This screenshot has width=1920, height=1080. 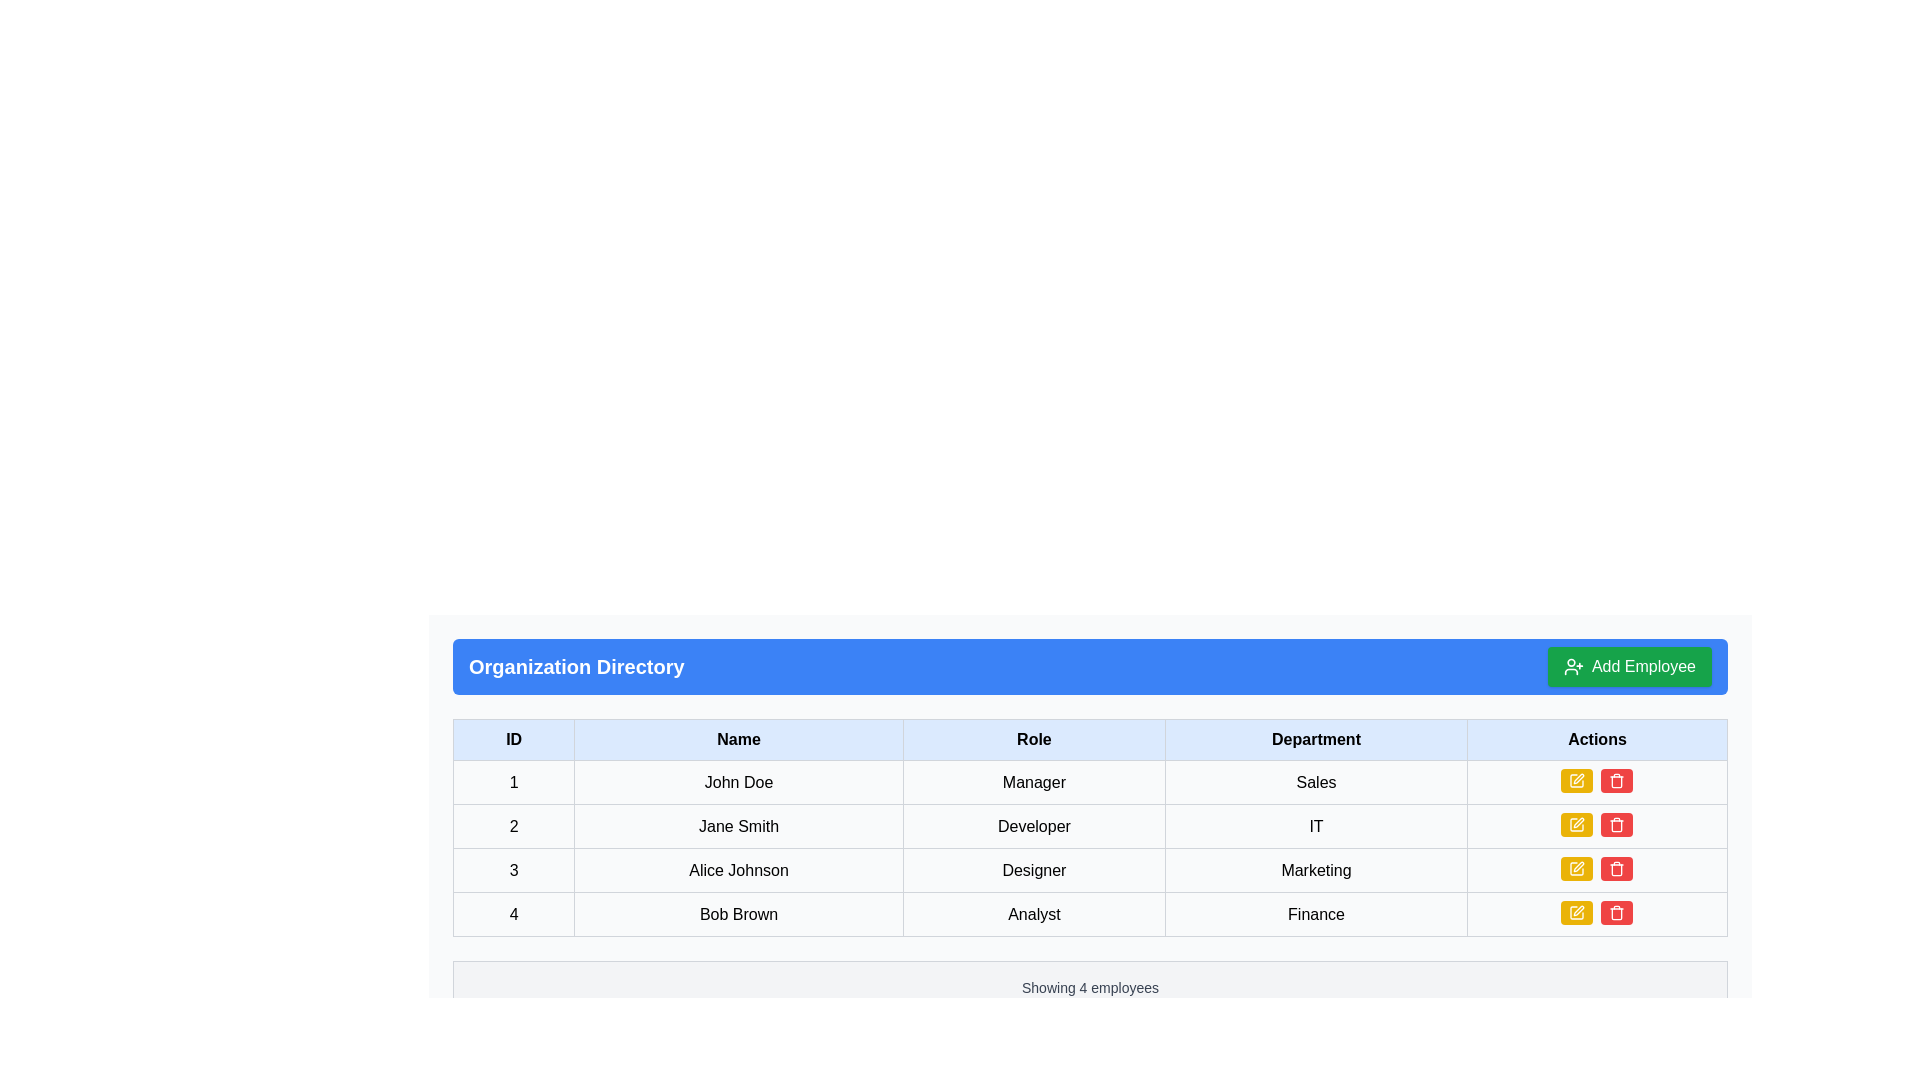 I want to click on the leftmost edit icon in the 'Actions' column for the Marketing department to initiate an edit action, so click(x=1576, y=867).